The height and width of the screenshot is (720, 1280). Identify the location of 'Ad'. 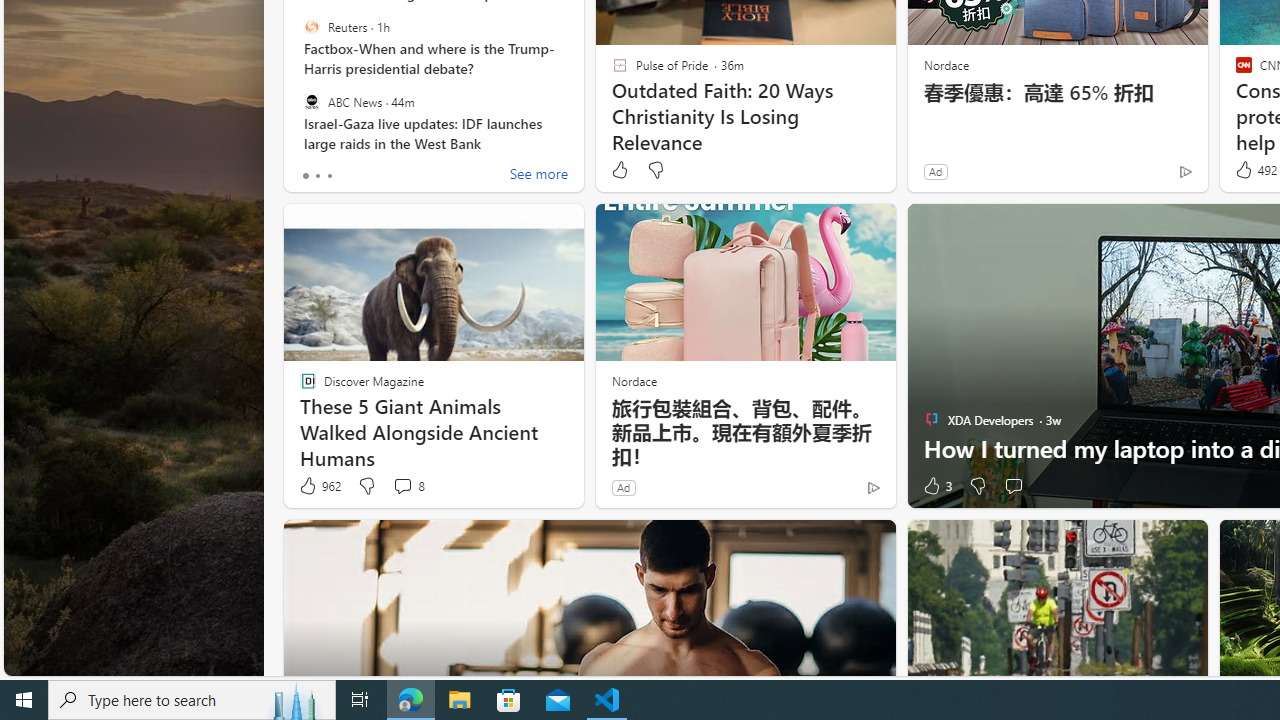
(622, 487).